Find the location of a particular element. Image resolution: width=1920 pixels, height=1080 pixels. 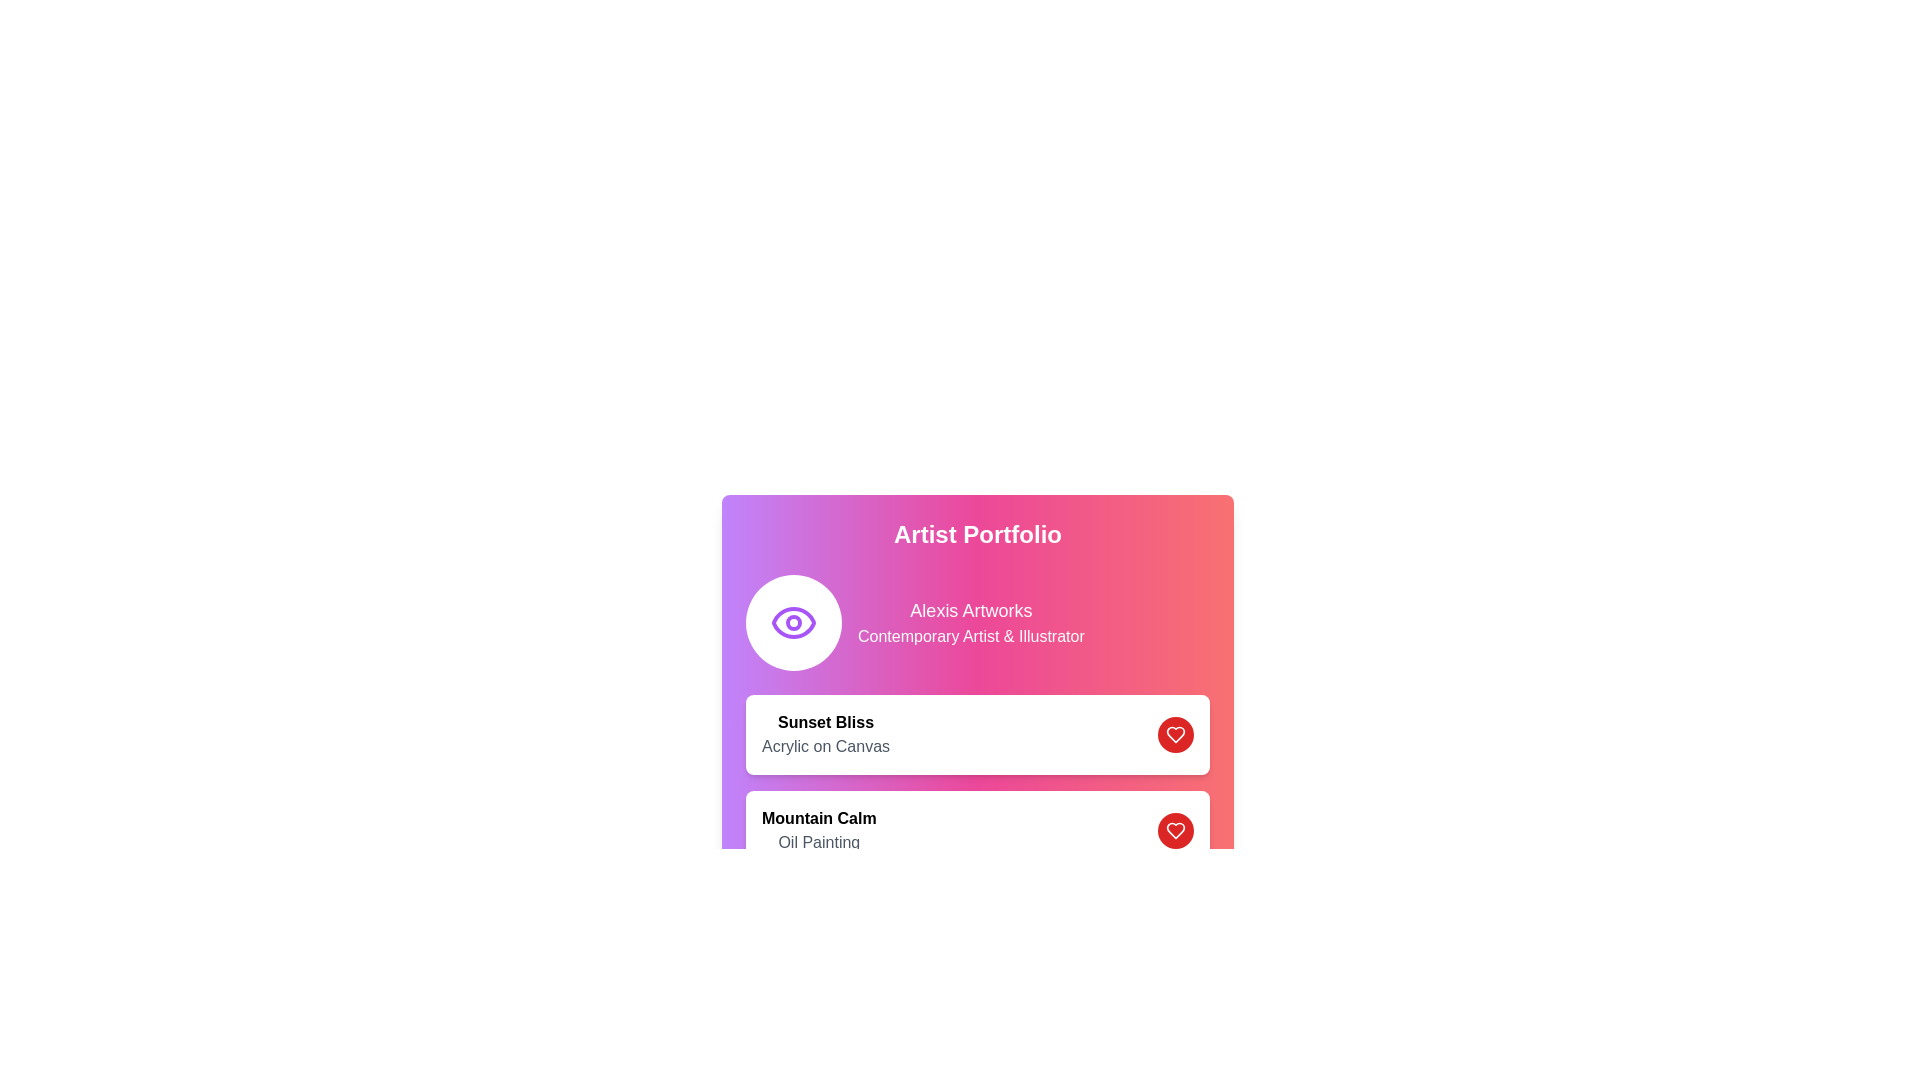

the bold black text label displaying 'Sunset Bliss' located at the top of the 'Artist Portfolio' section is located at coordinates (825, 722).